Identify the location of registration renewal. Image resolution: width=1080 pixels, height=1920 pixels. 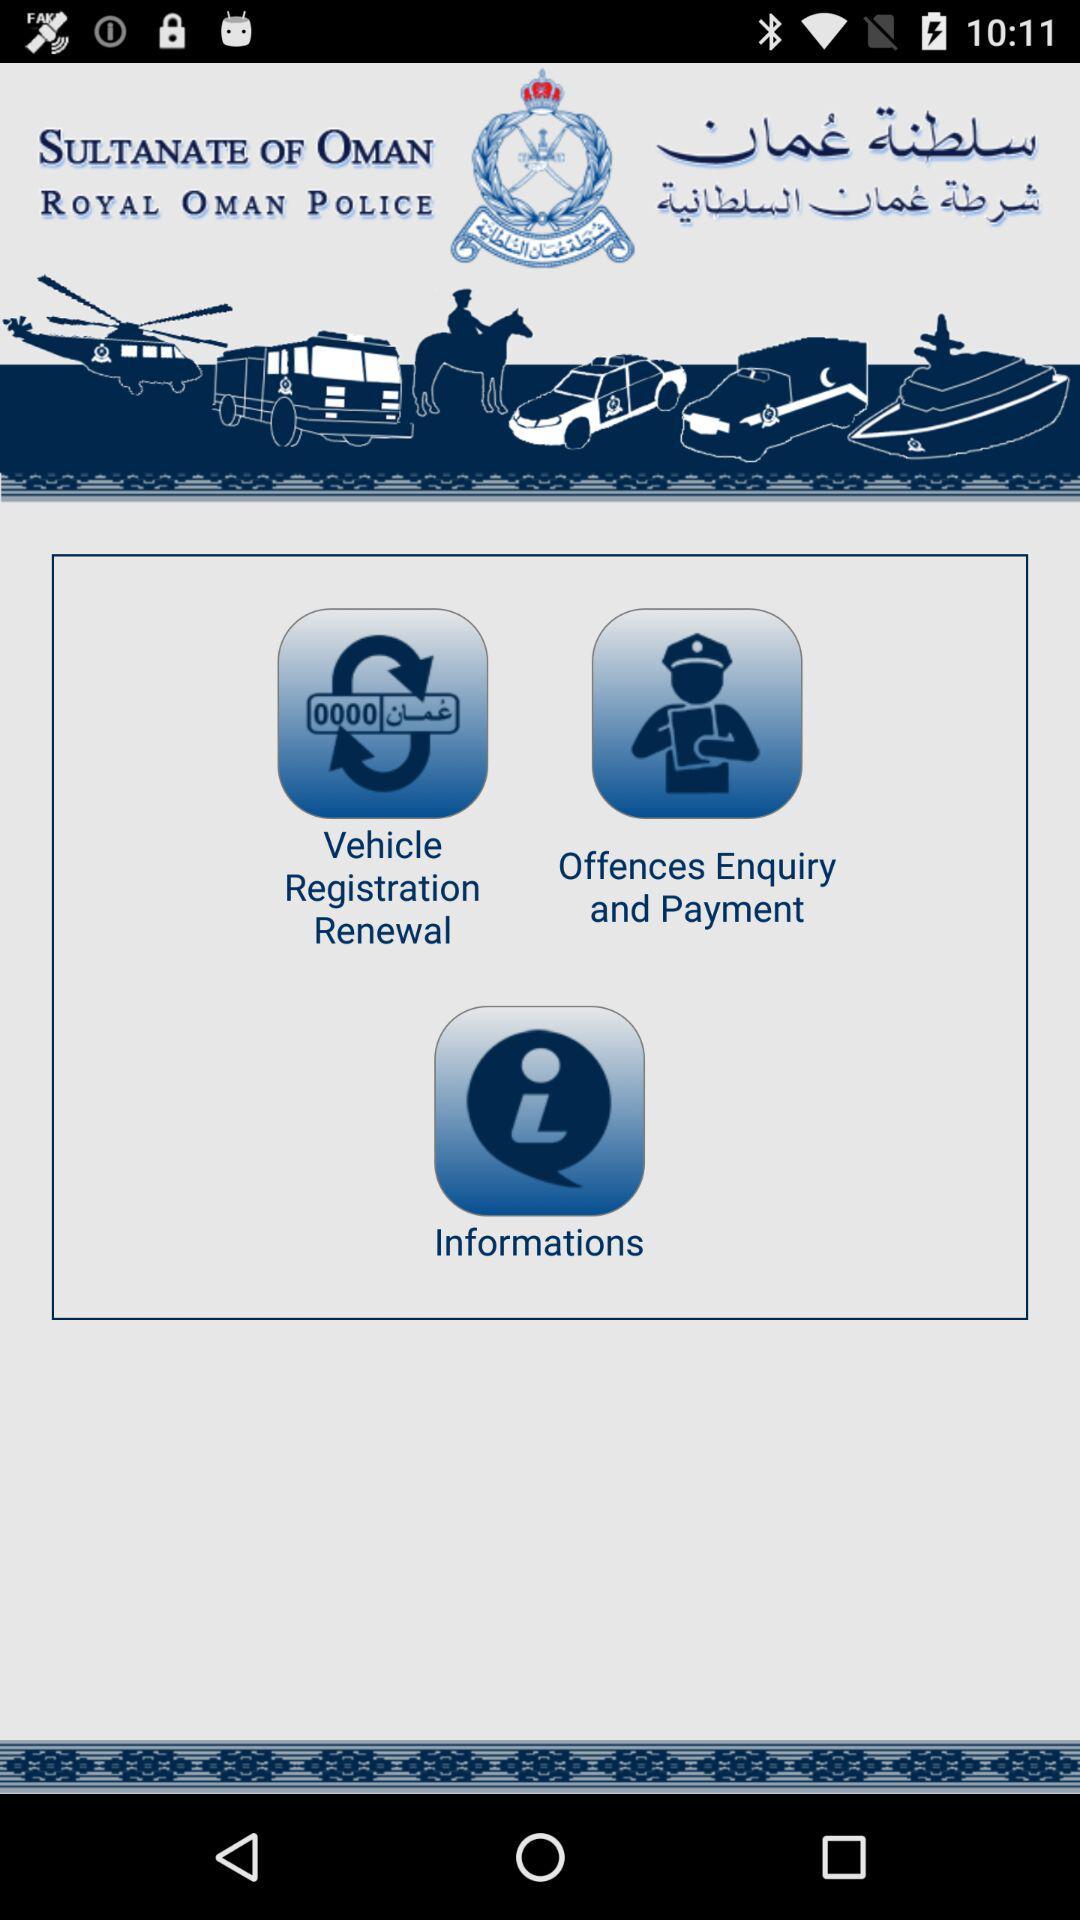
(382, 713).